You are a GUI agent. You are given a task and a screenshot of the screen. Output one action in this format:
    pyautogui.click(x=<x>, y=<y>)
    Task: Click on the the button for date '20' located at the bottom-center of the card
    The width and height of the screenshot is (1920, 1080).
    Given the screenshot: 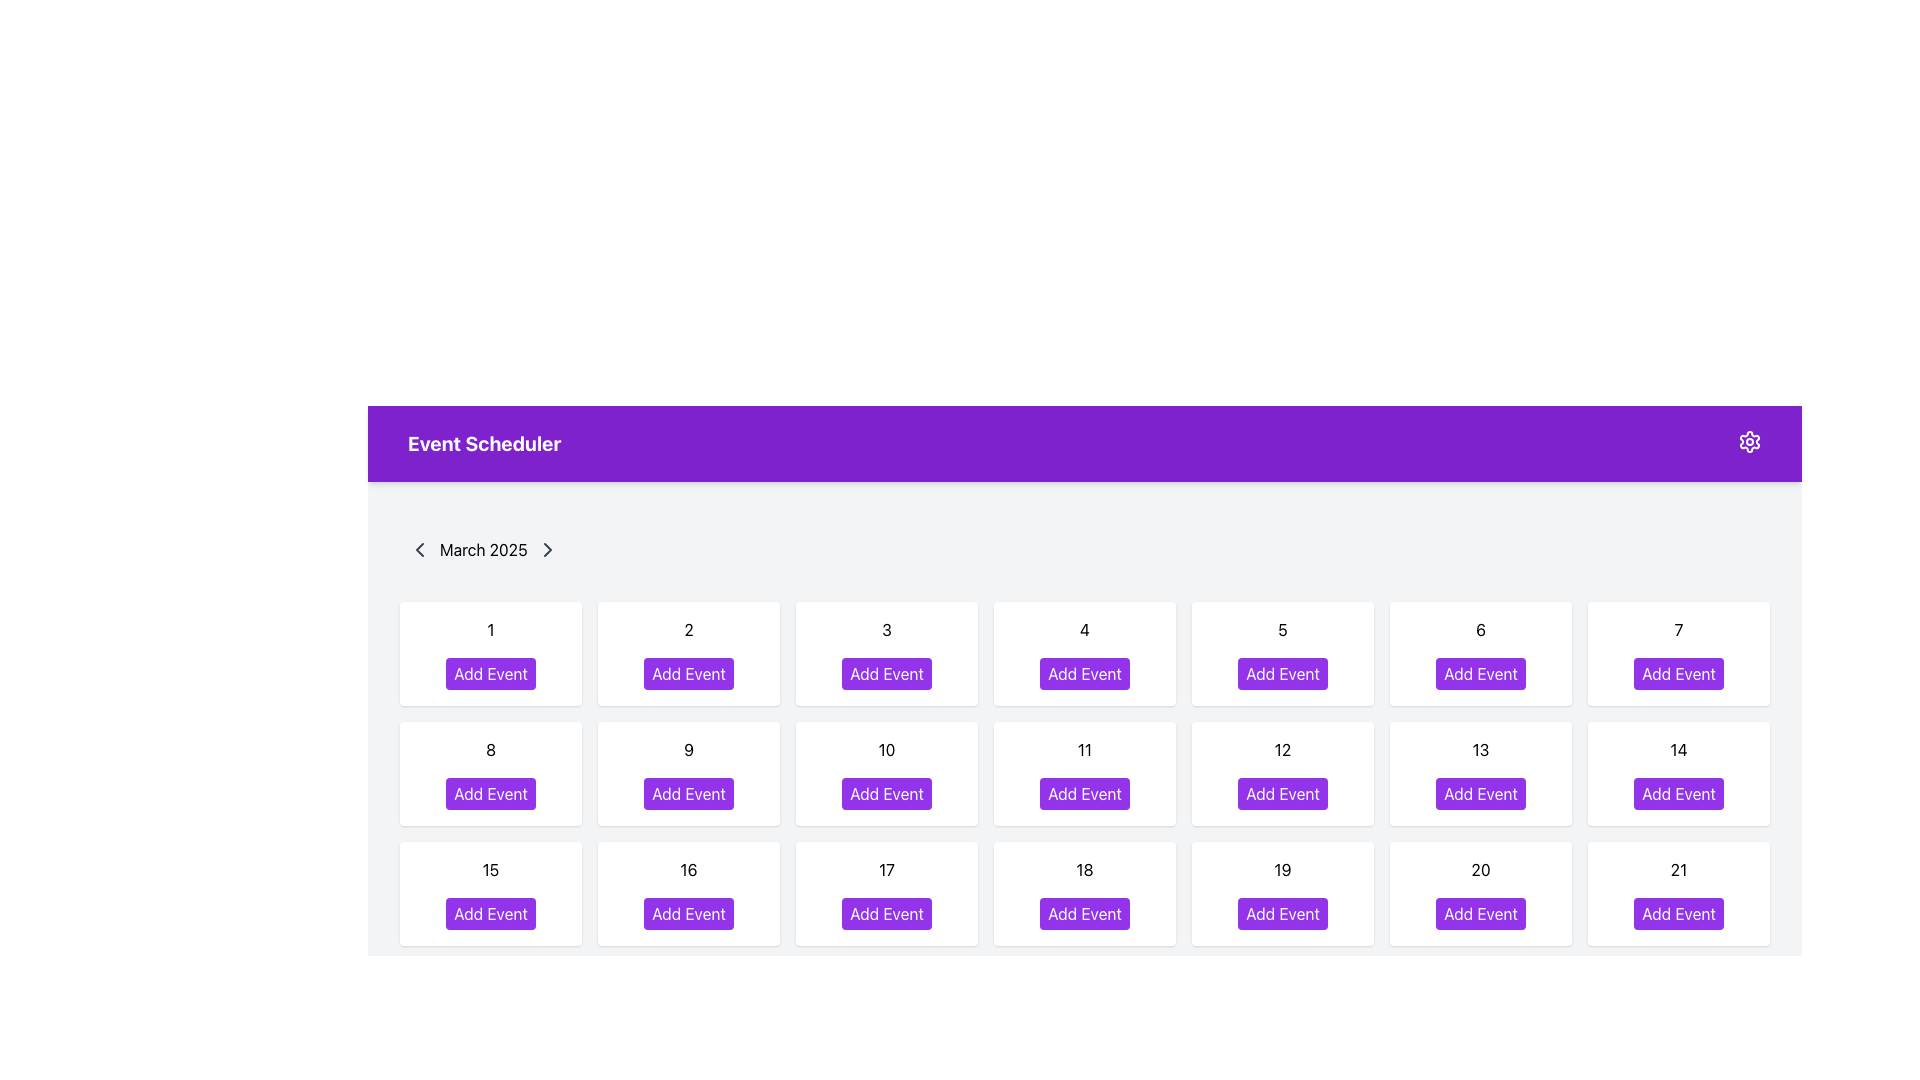 What is the action you would take?
    pyautogui.click(x=1481, y=914)
    